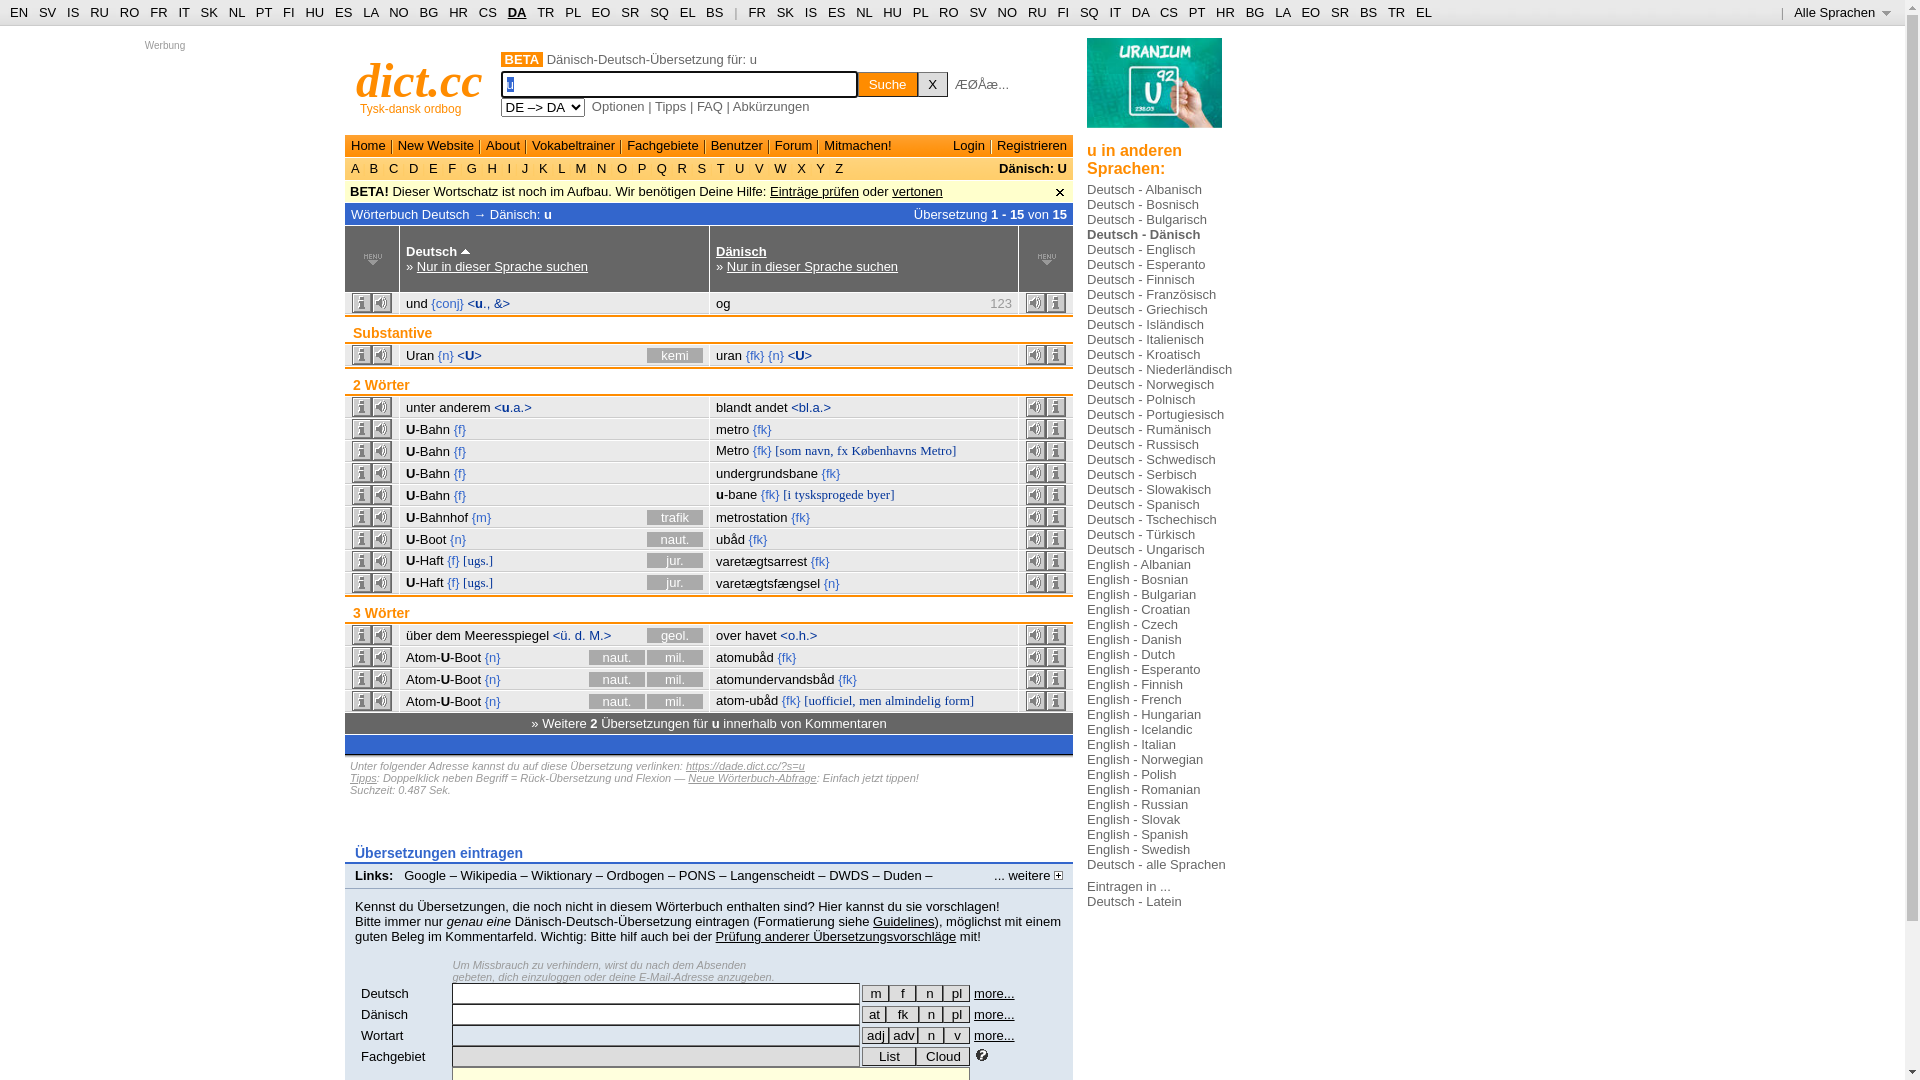 The image size is (1920, 1080). I want to click on 'Y', so click(812, 167).